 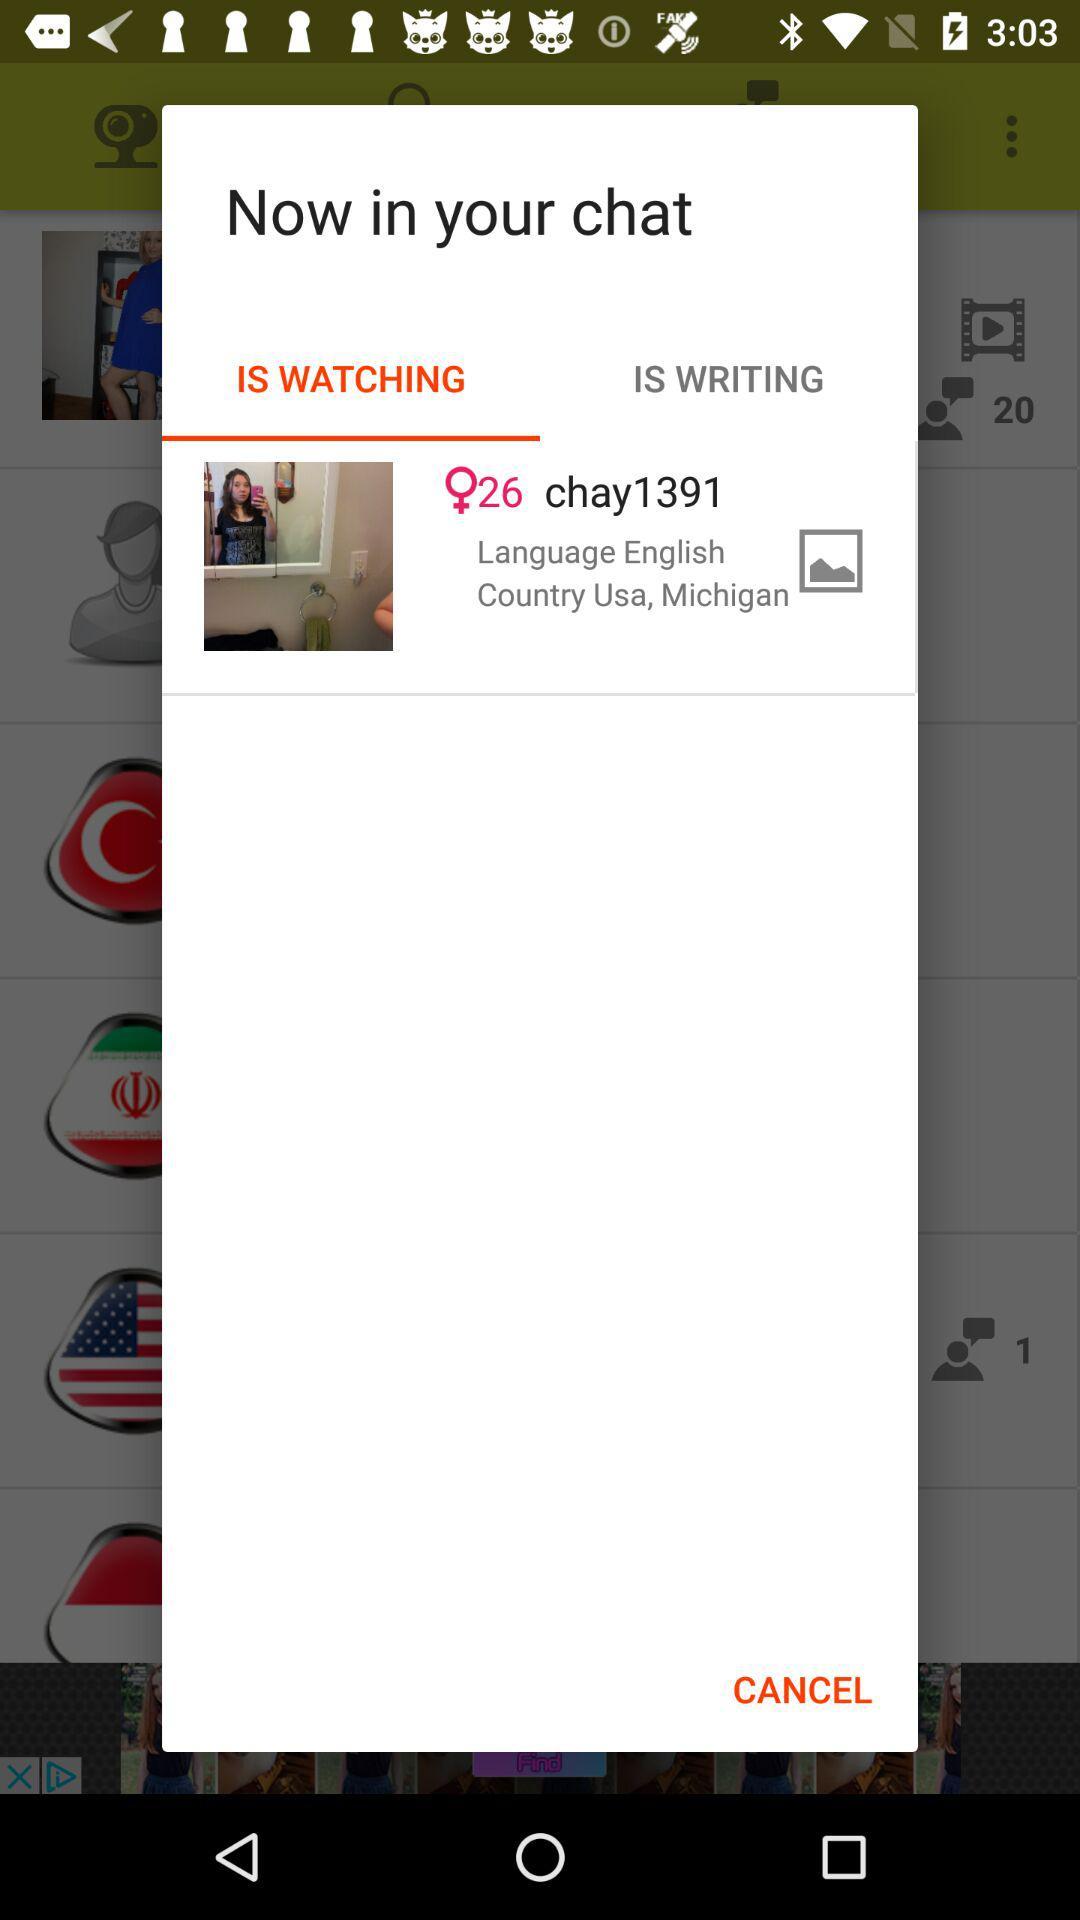 What do you see at coordinates (801, 1688) in the screenshot?
I see `the item below the country usa, michigan icon` at bounding box center [801, 1688].